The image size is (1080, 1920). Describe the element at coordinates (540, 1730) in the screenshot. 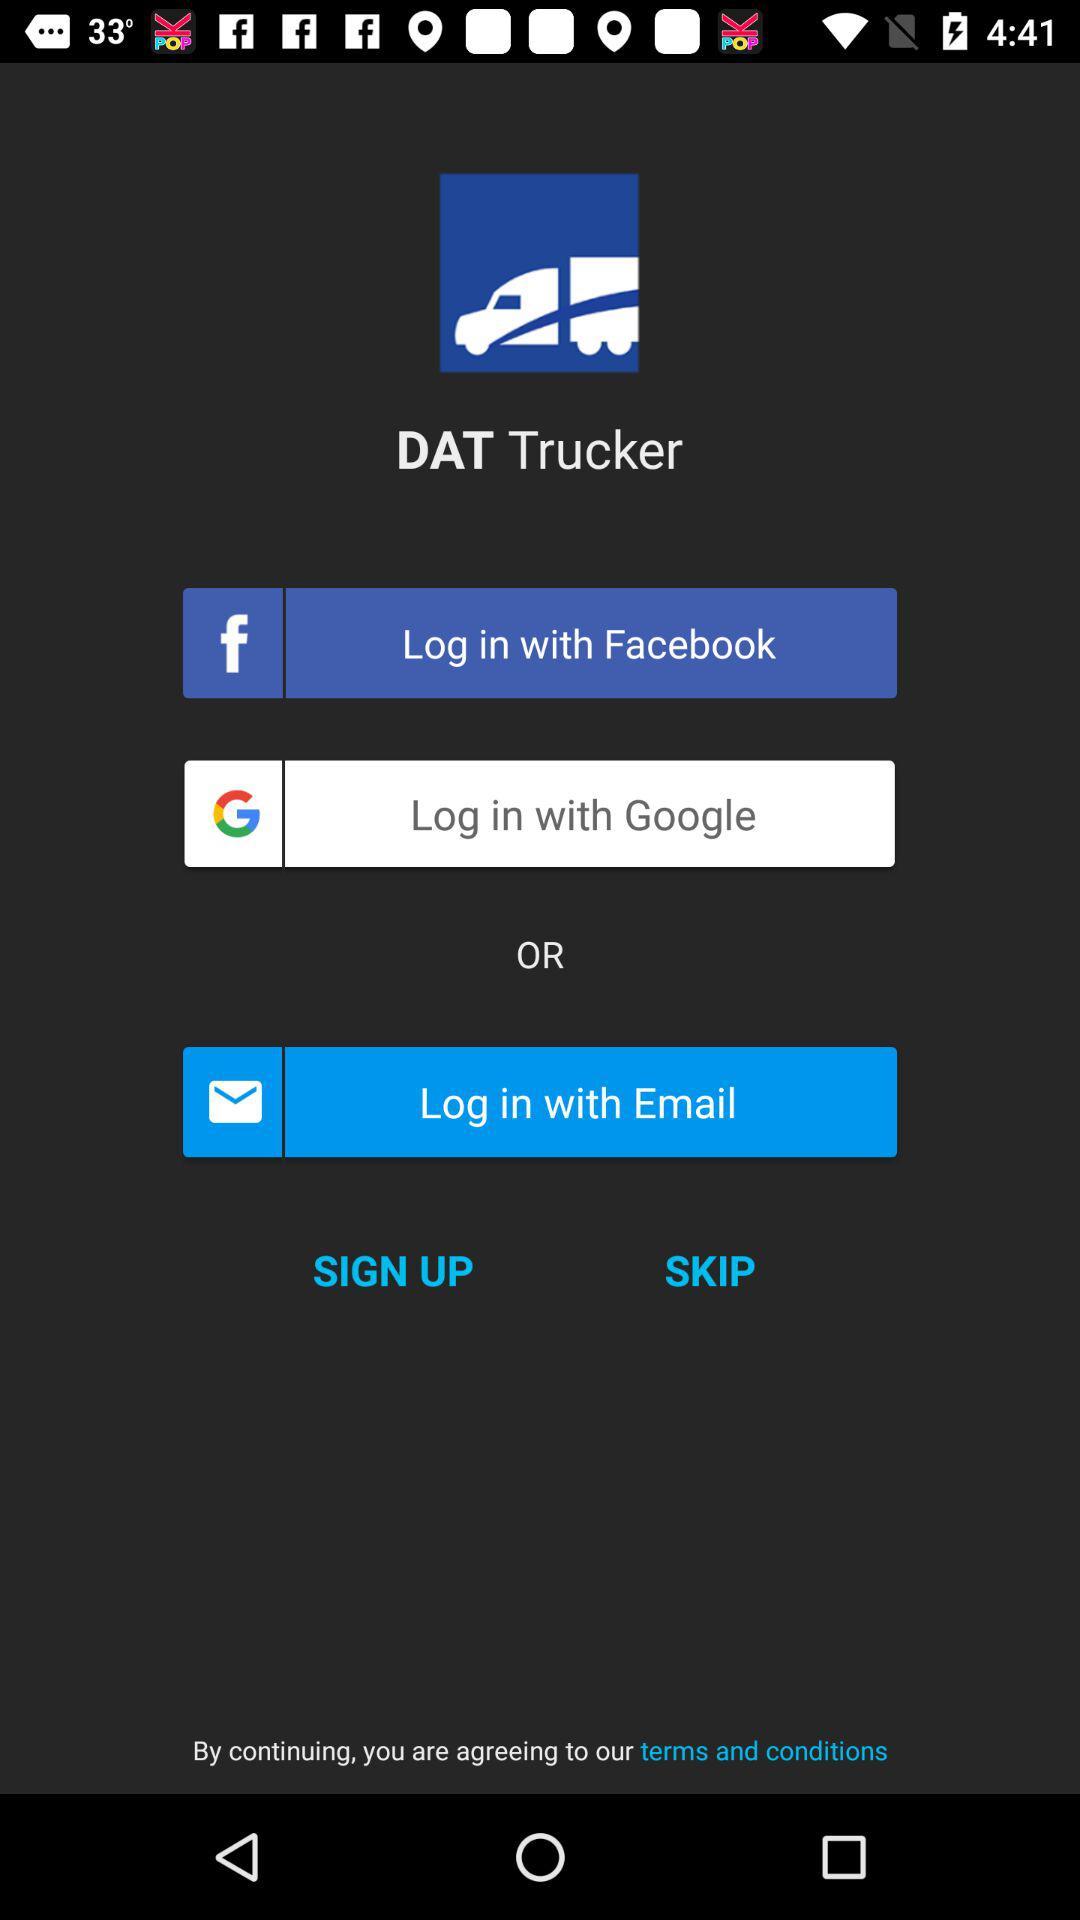

I see `the icon below sign up item` at that location.